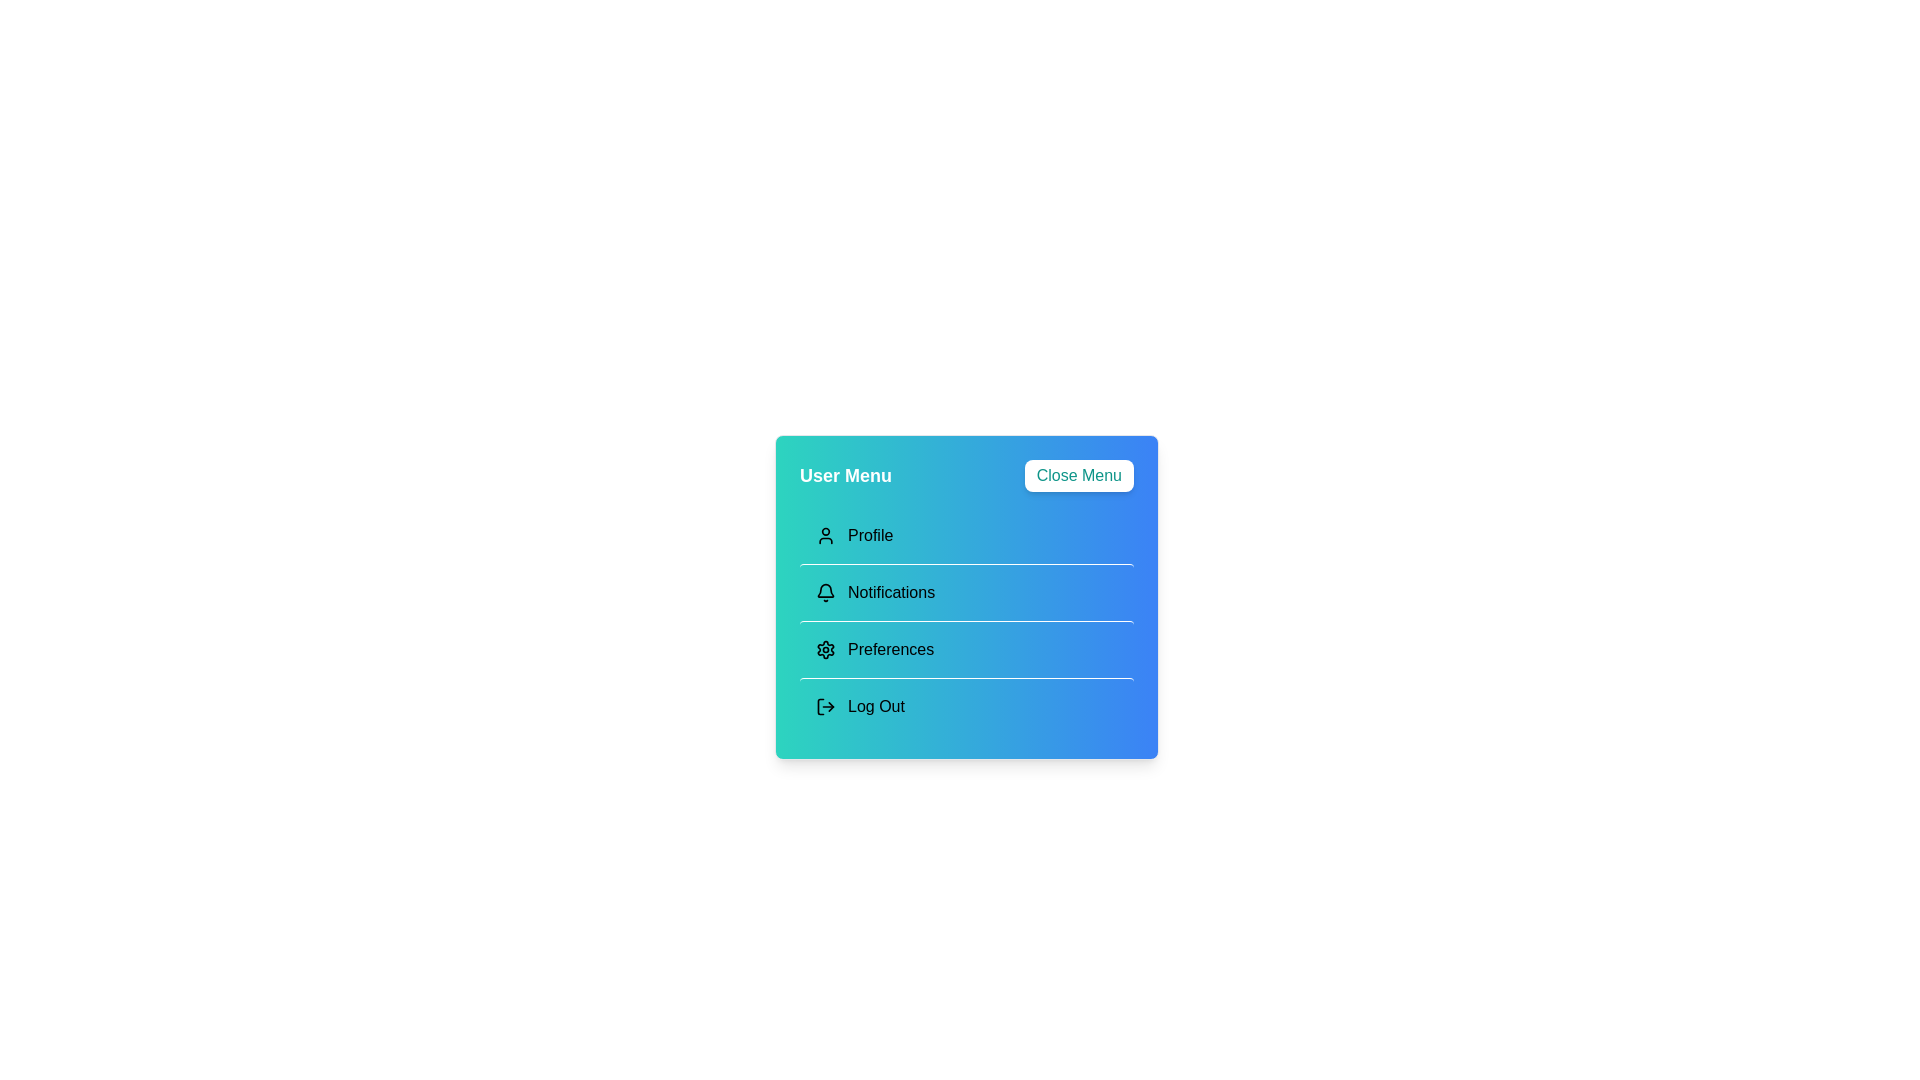 This screenshot has height=1080, width=1920. Describe the element at coordinates (966, 705) in the screenshot. I see `the menu option Log Out by clicking on its corresponding area` at that location.